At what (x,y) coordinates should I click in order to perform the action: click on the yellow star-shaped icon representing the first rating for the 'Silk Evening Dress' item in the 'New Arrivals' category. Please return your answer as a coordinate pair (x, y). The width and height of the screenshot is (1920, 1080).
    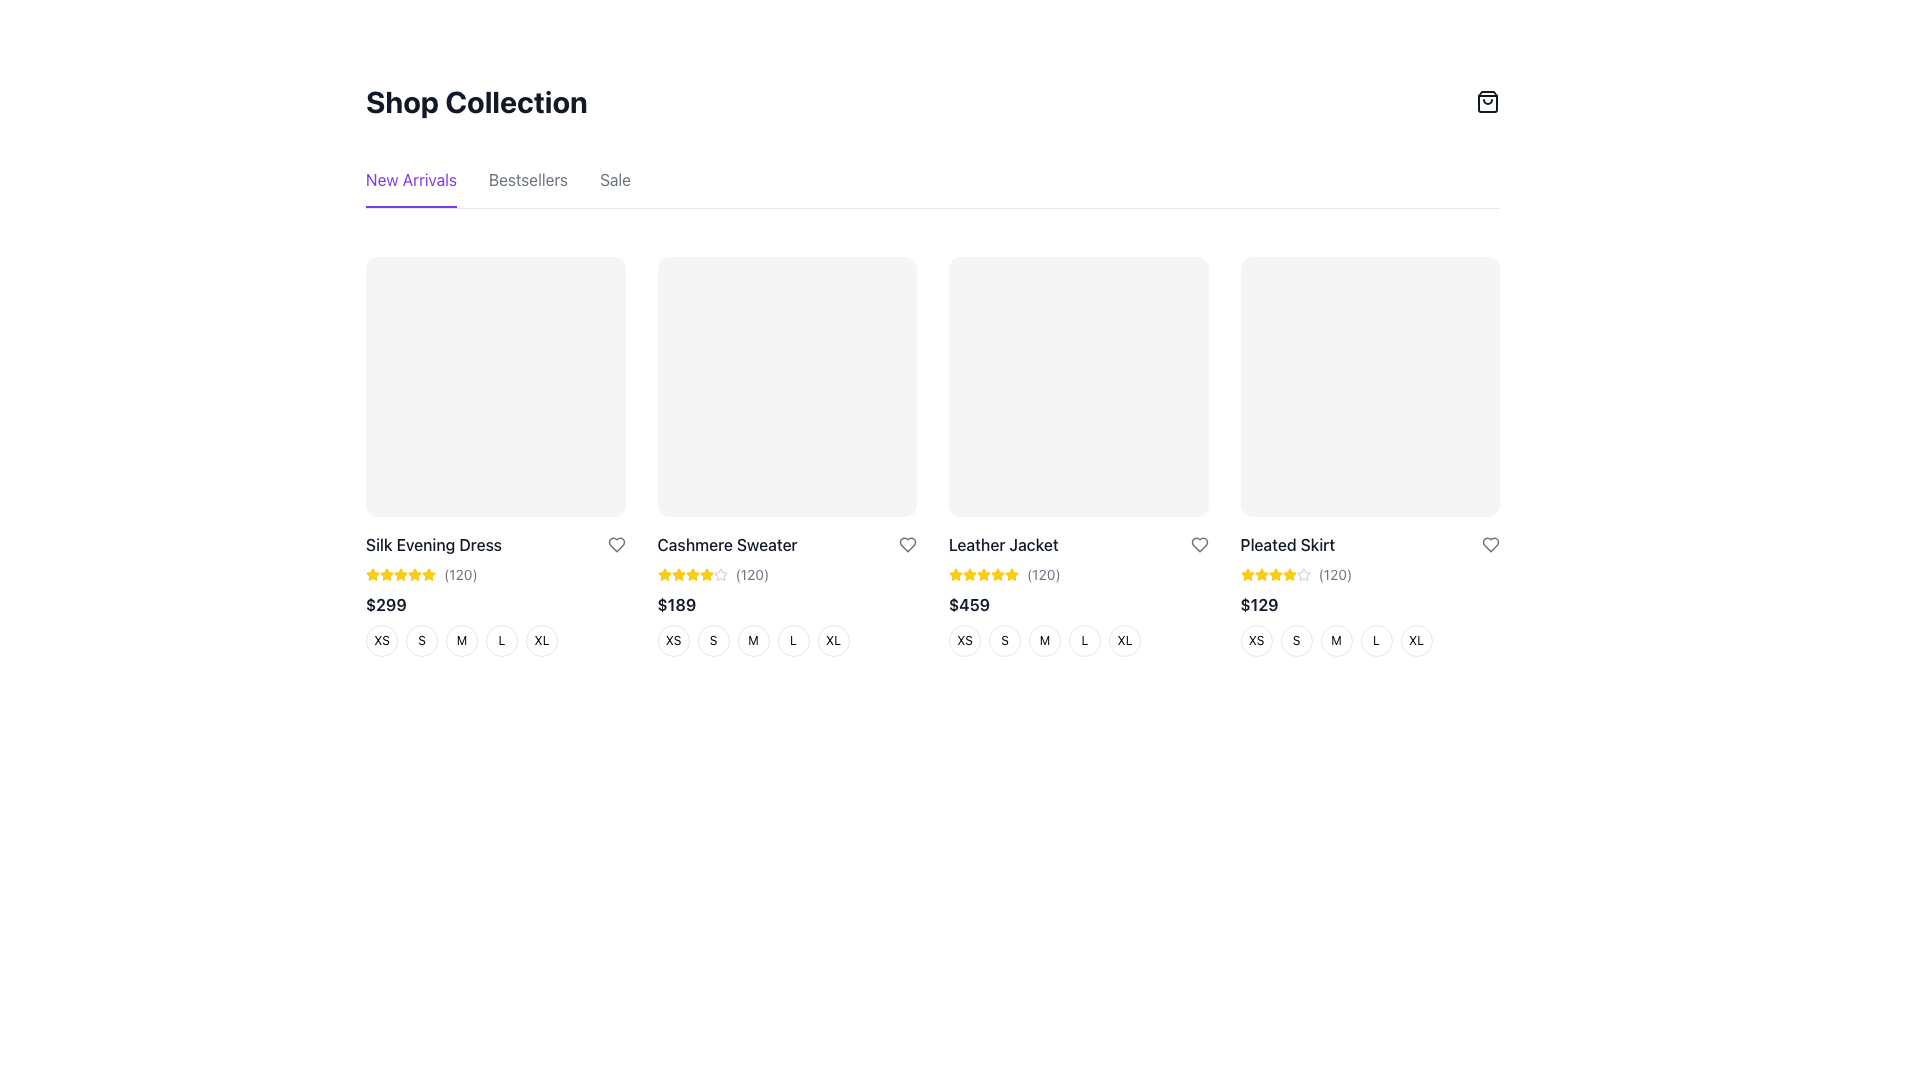
    Looking at the image, I should click on (373, 574).